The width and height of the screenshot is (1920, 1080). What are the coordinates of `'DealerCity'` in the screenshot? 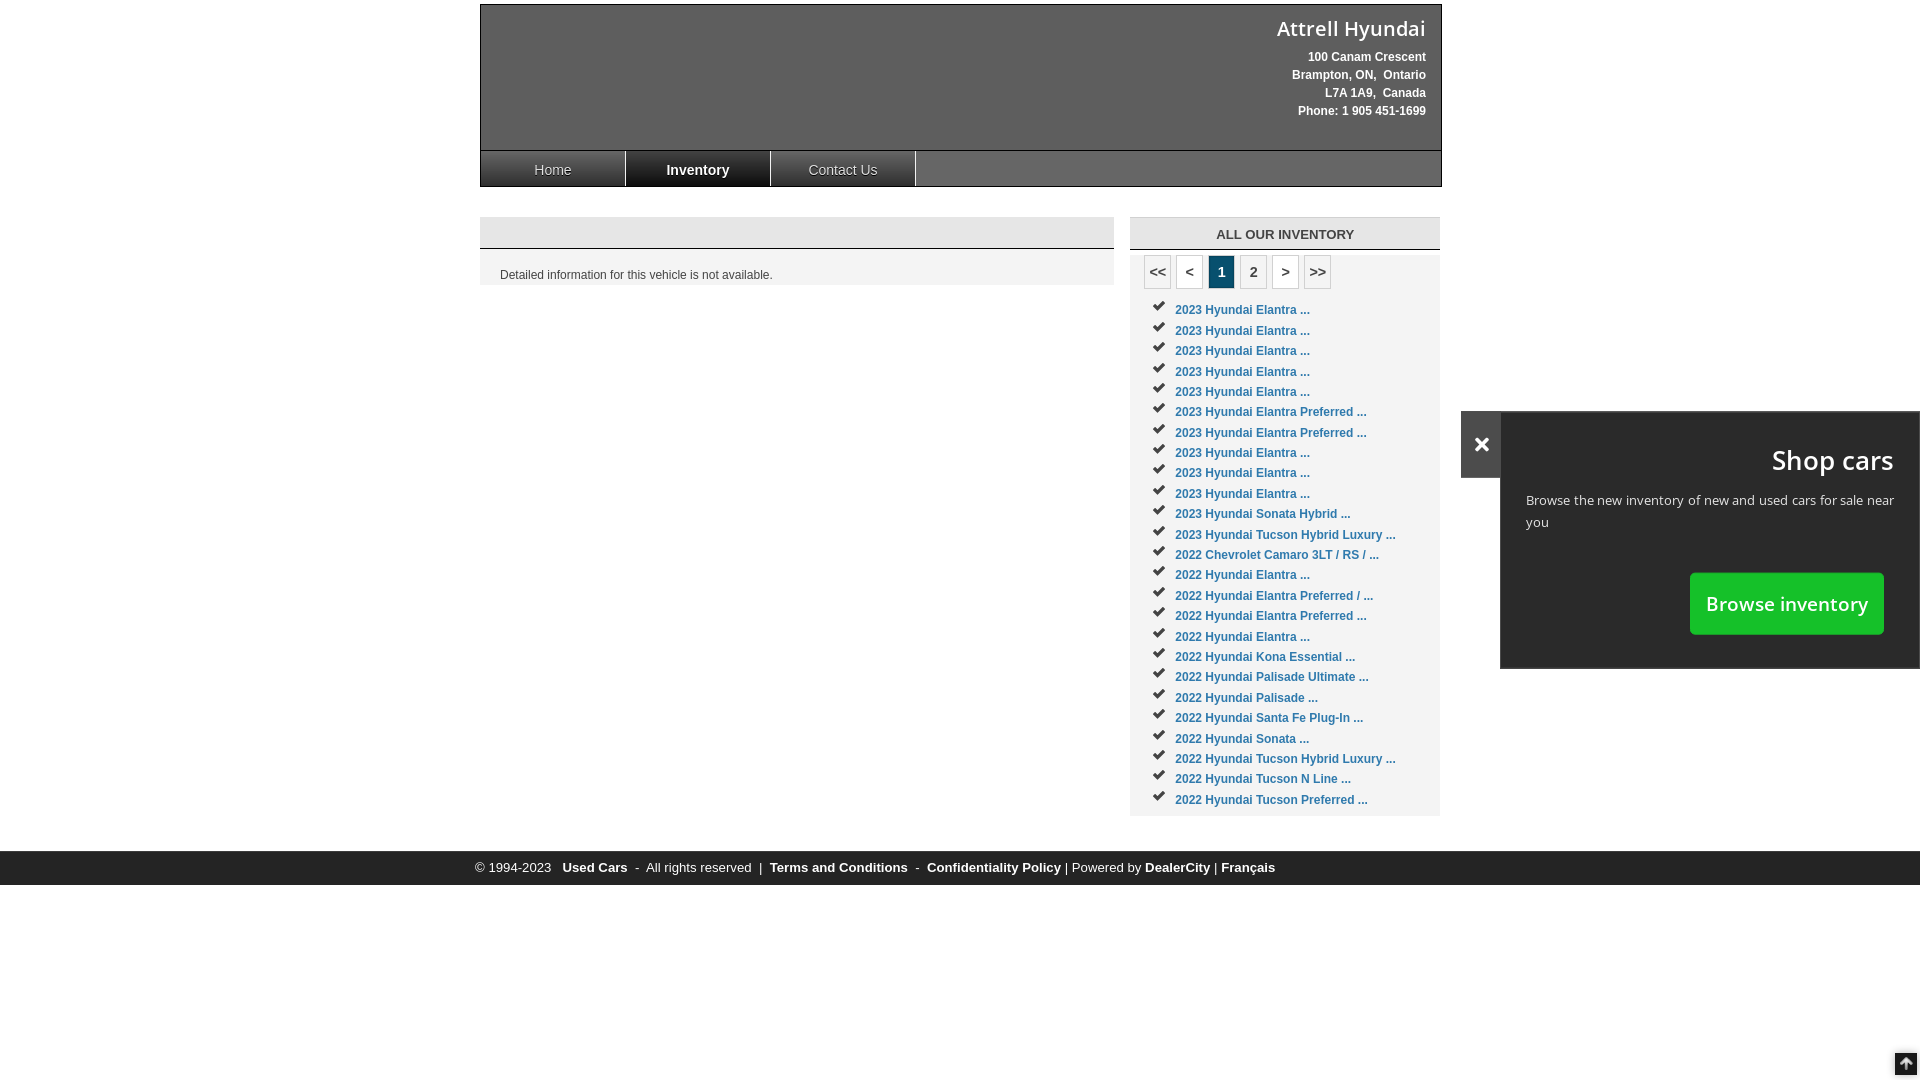 It's located at (1177, 866).